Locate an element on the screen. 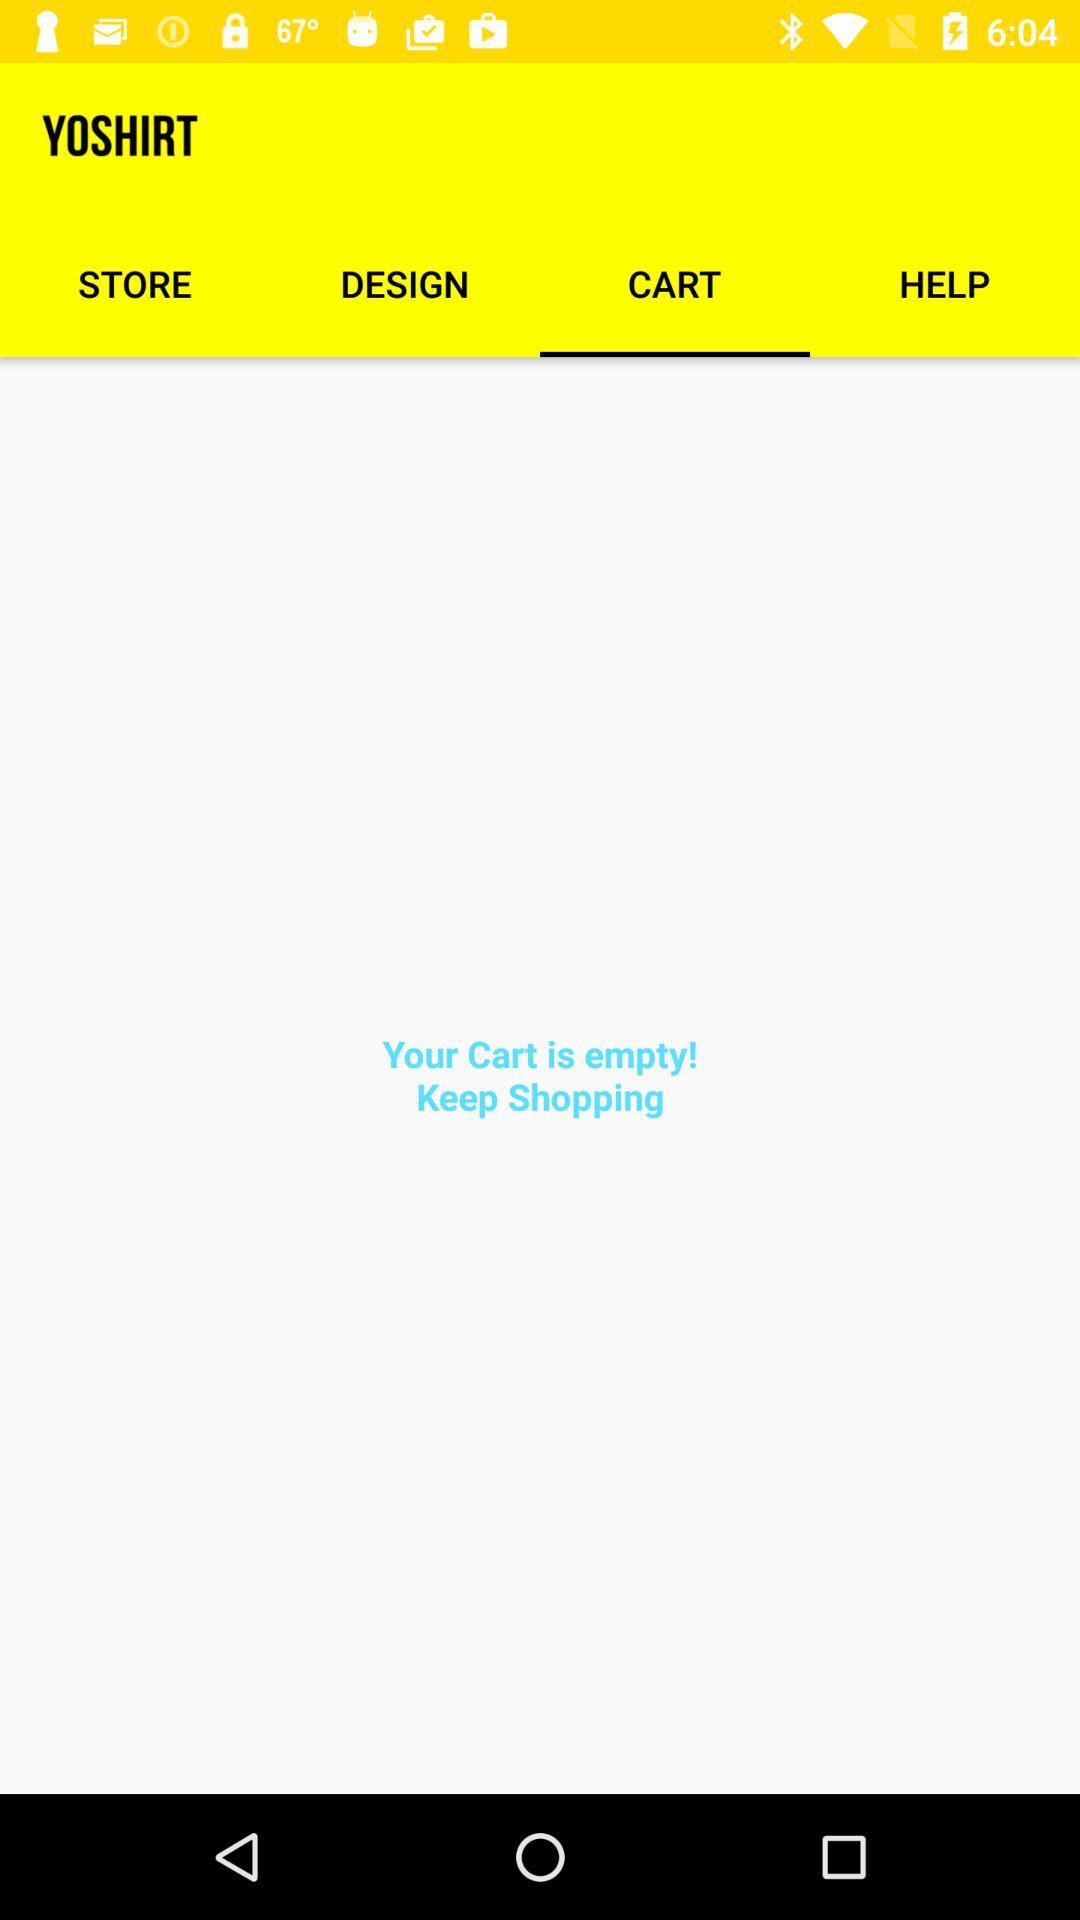 Image resolution: width=1080 pixels, height=1920 pixels. your cart is at the center is located at coordinates (540, 1074).